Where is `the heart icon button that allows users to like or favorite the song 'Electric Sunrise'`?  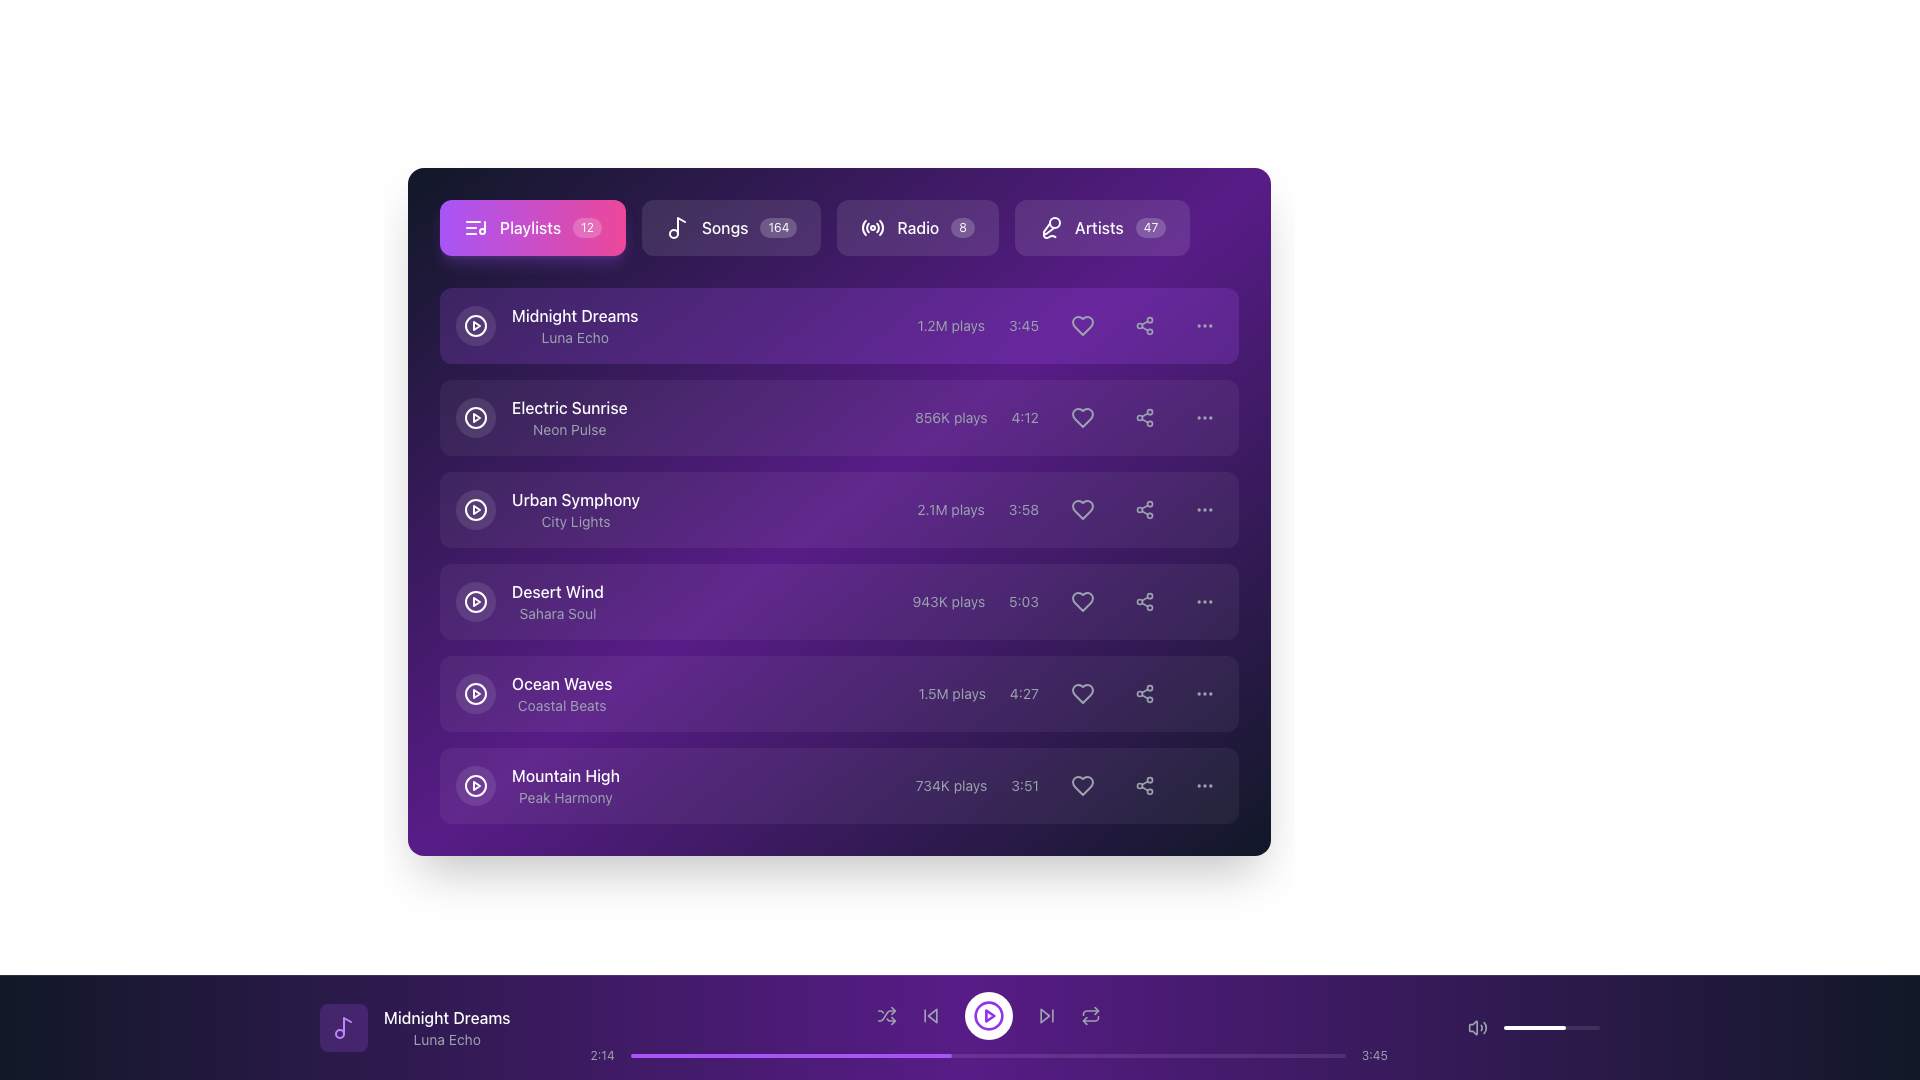
the heart icon button that allows users to like or favorite the song 'Electric Sunrise' is located at coordinates (1068, 416).